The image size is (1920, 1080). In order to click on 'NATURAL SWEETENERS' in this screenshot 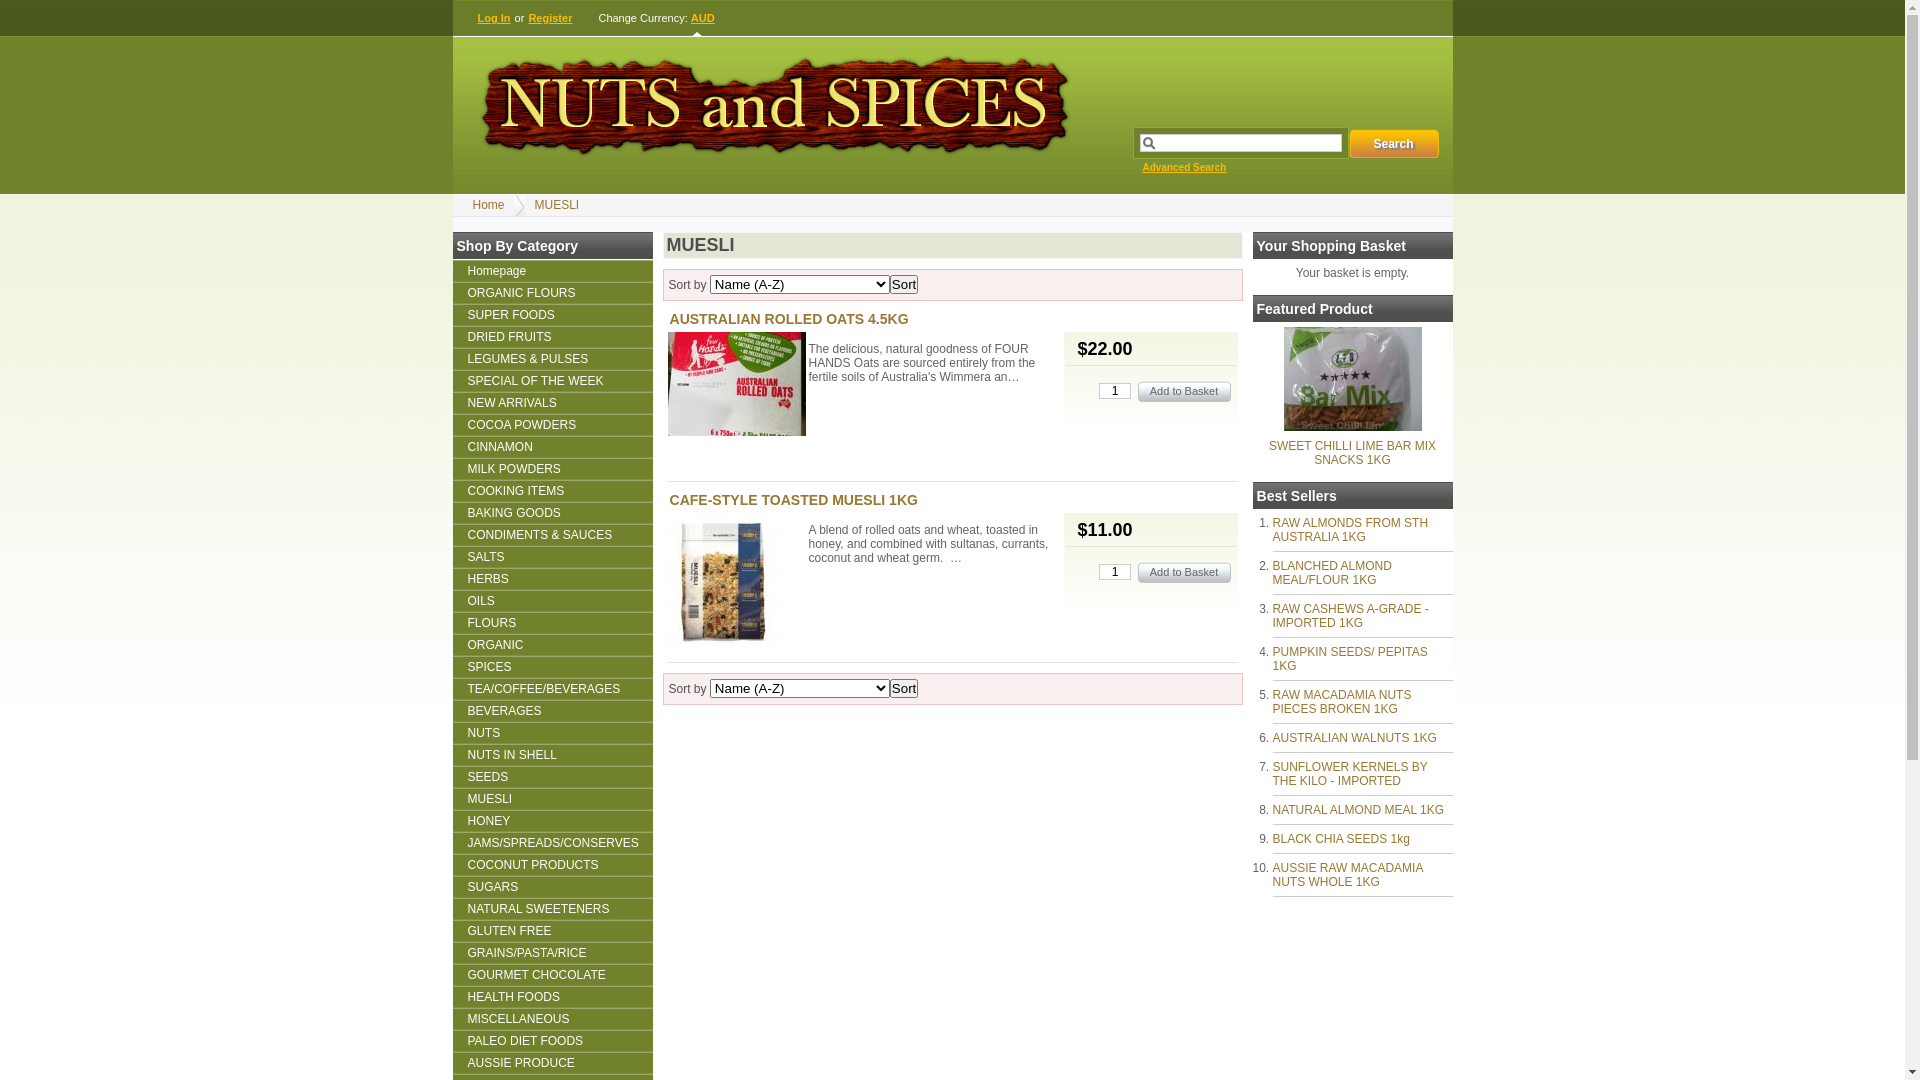, I will do `click(552, 909)`.